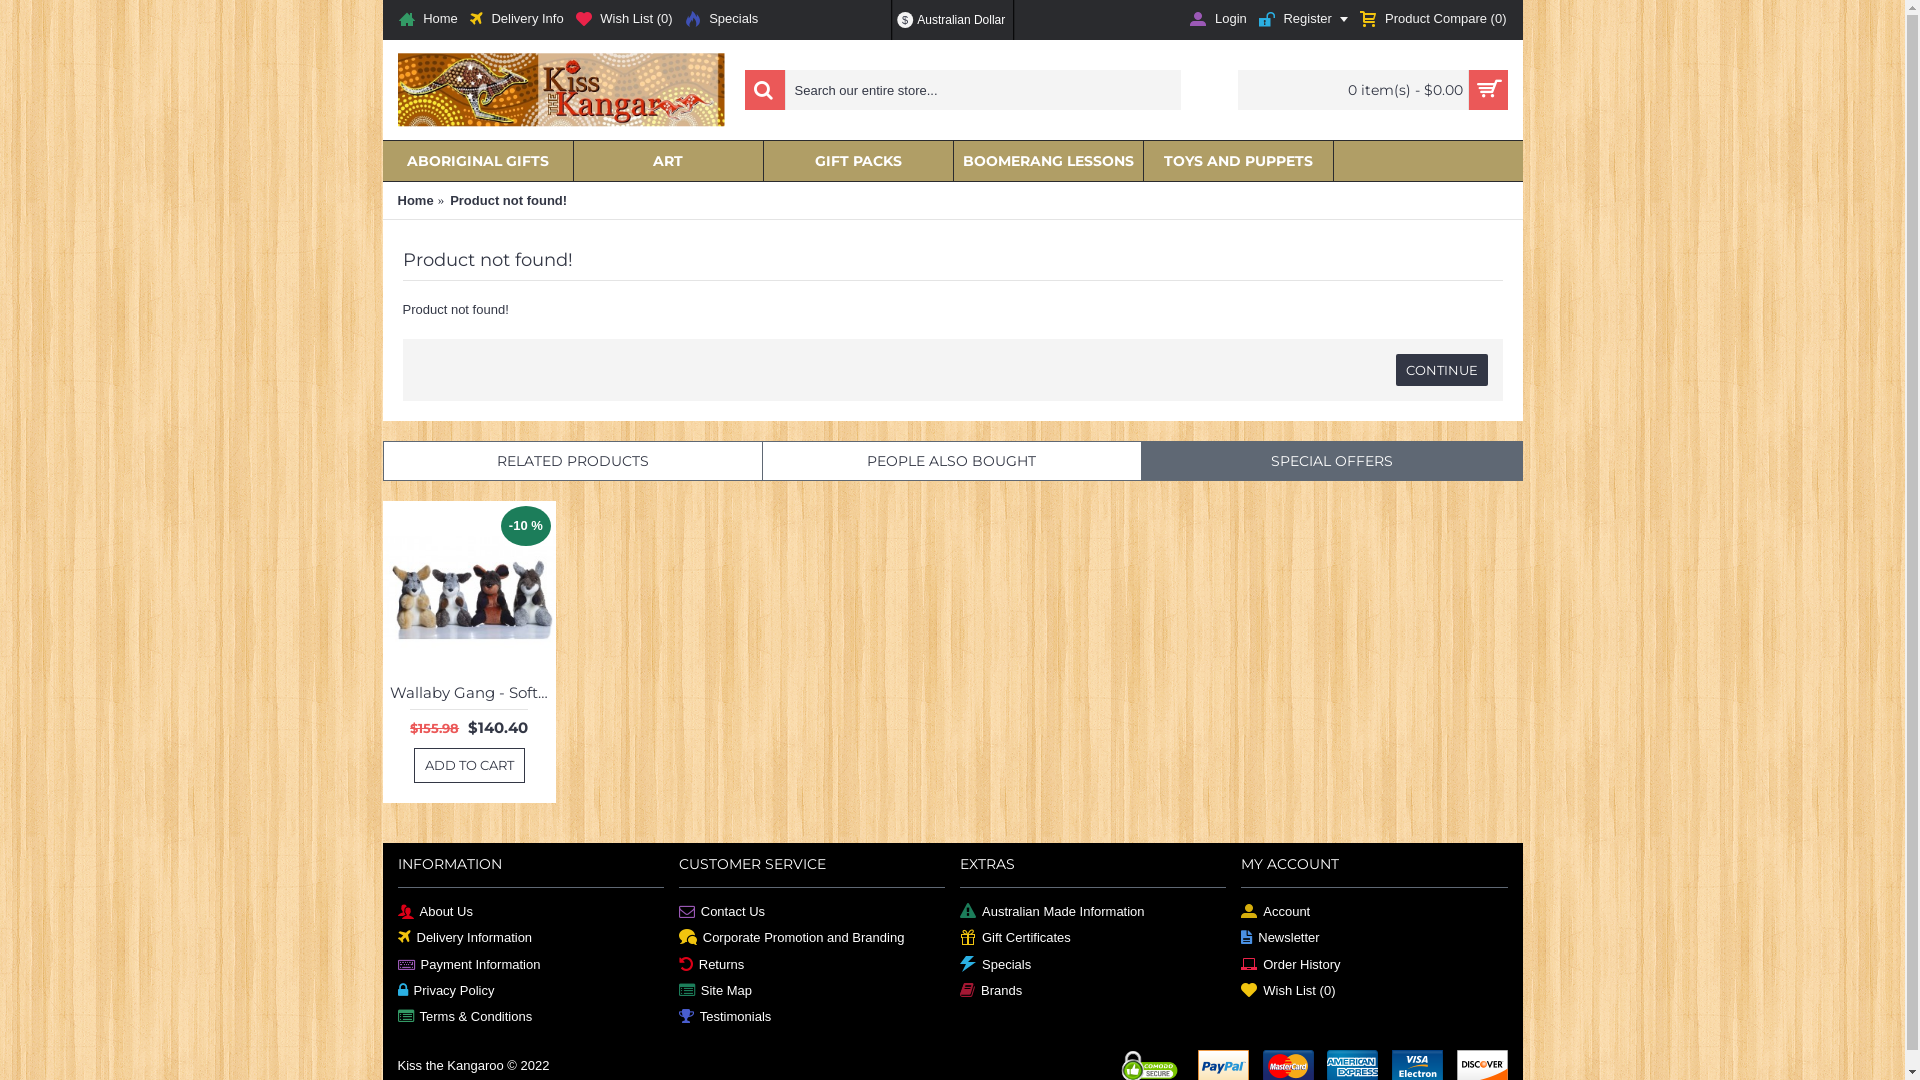 Image resolution: width=1920 pixels, height=1080 pixels. Describe the element at coordinates (475, 160) in the screenshot. I see `'ABORIGINAL GIFTS'` at that location.